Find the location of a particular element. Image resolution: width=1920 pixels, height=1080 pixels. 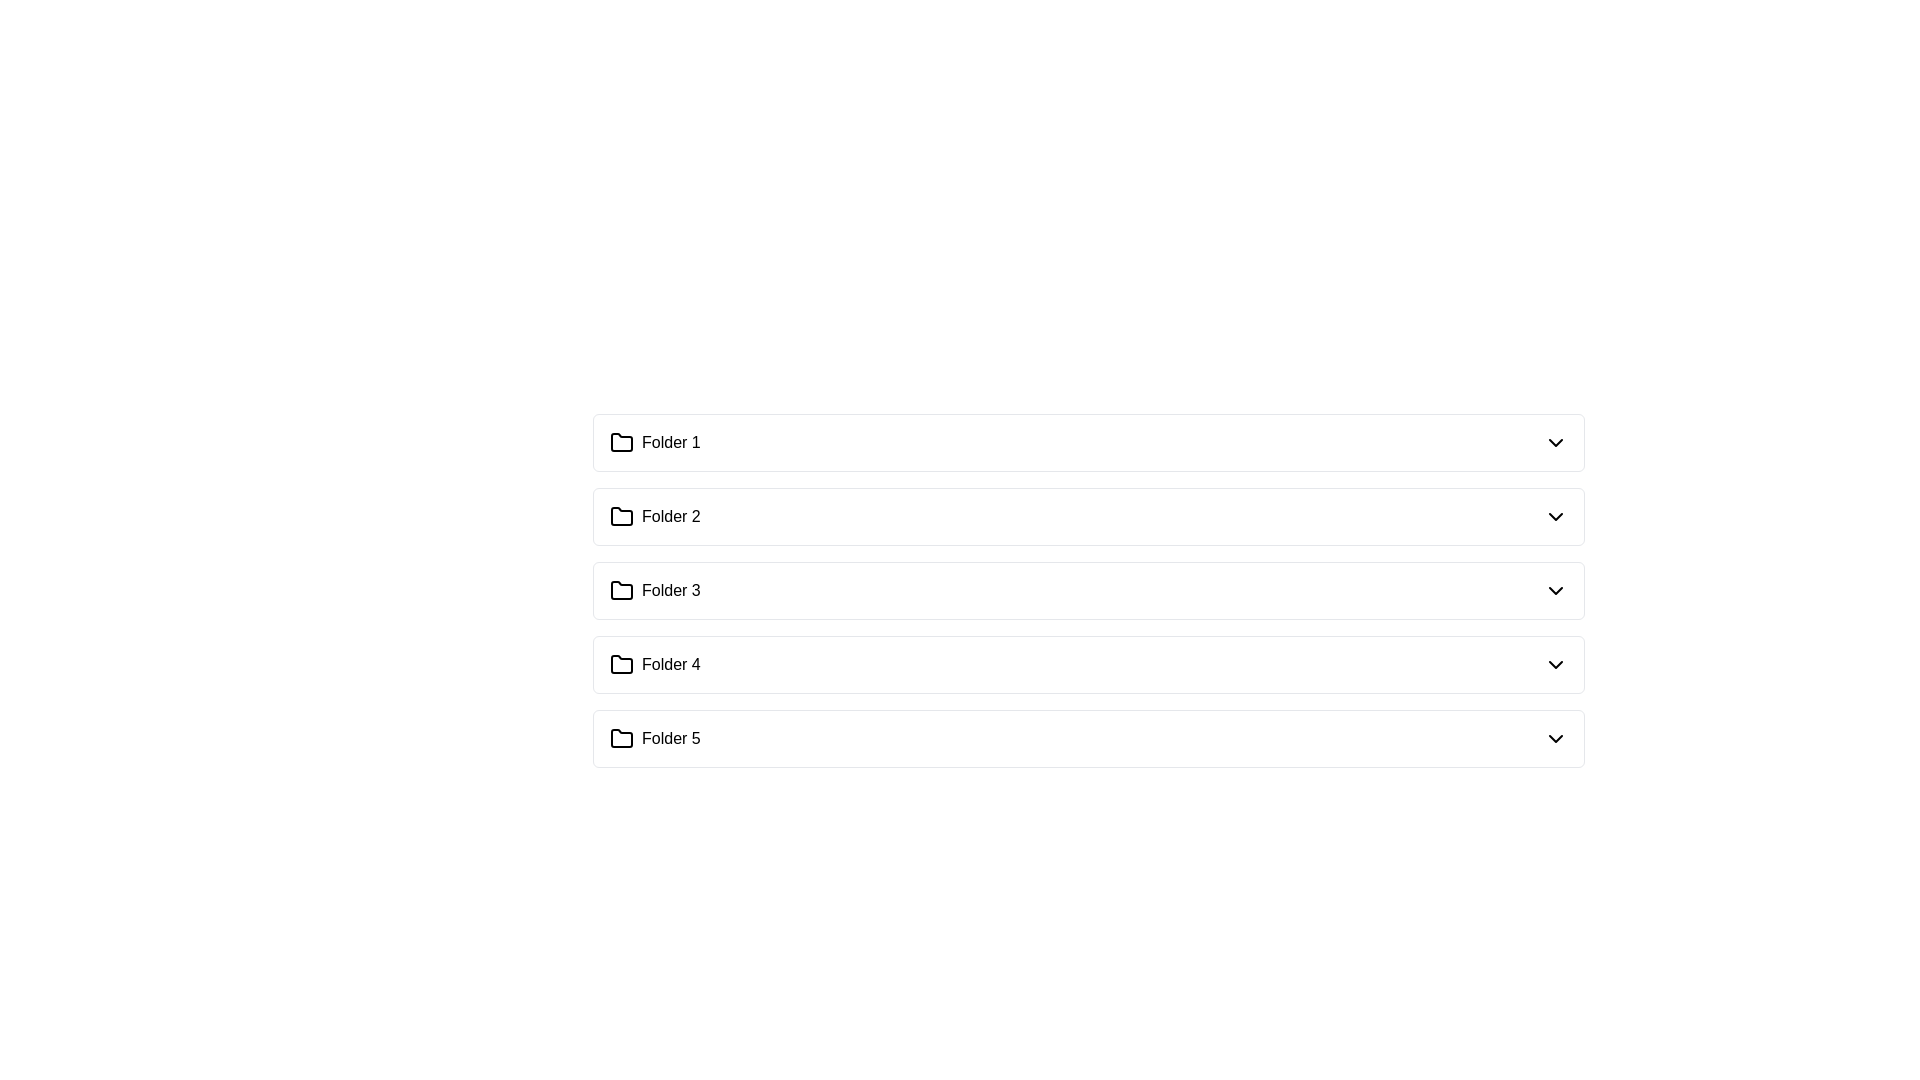

the text label that identifies the associated folder icon as 'Folder 3', located in the third row of folder items, to the right of the folder icon is located at coordinates (671, 589).